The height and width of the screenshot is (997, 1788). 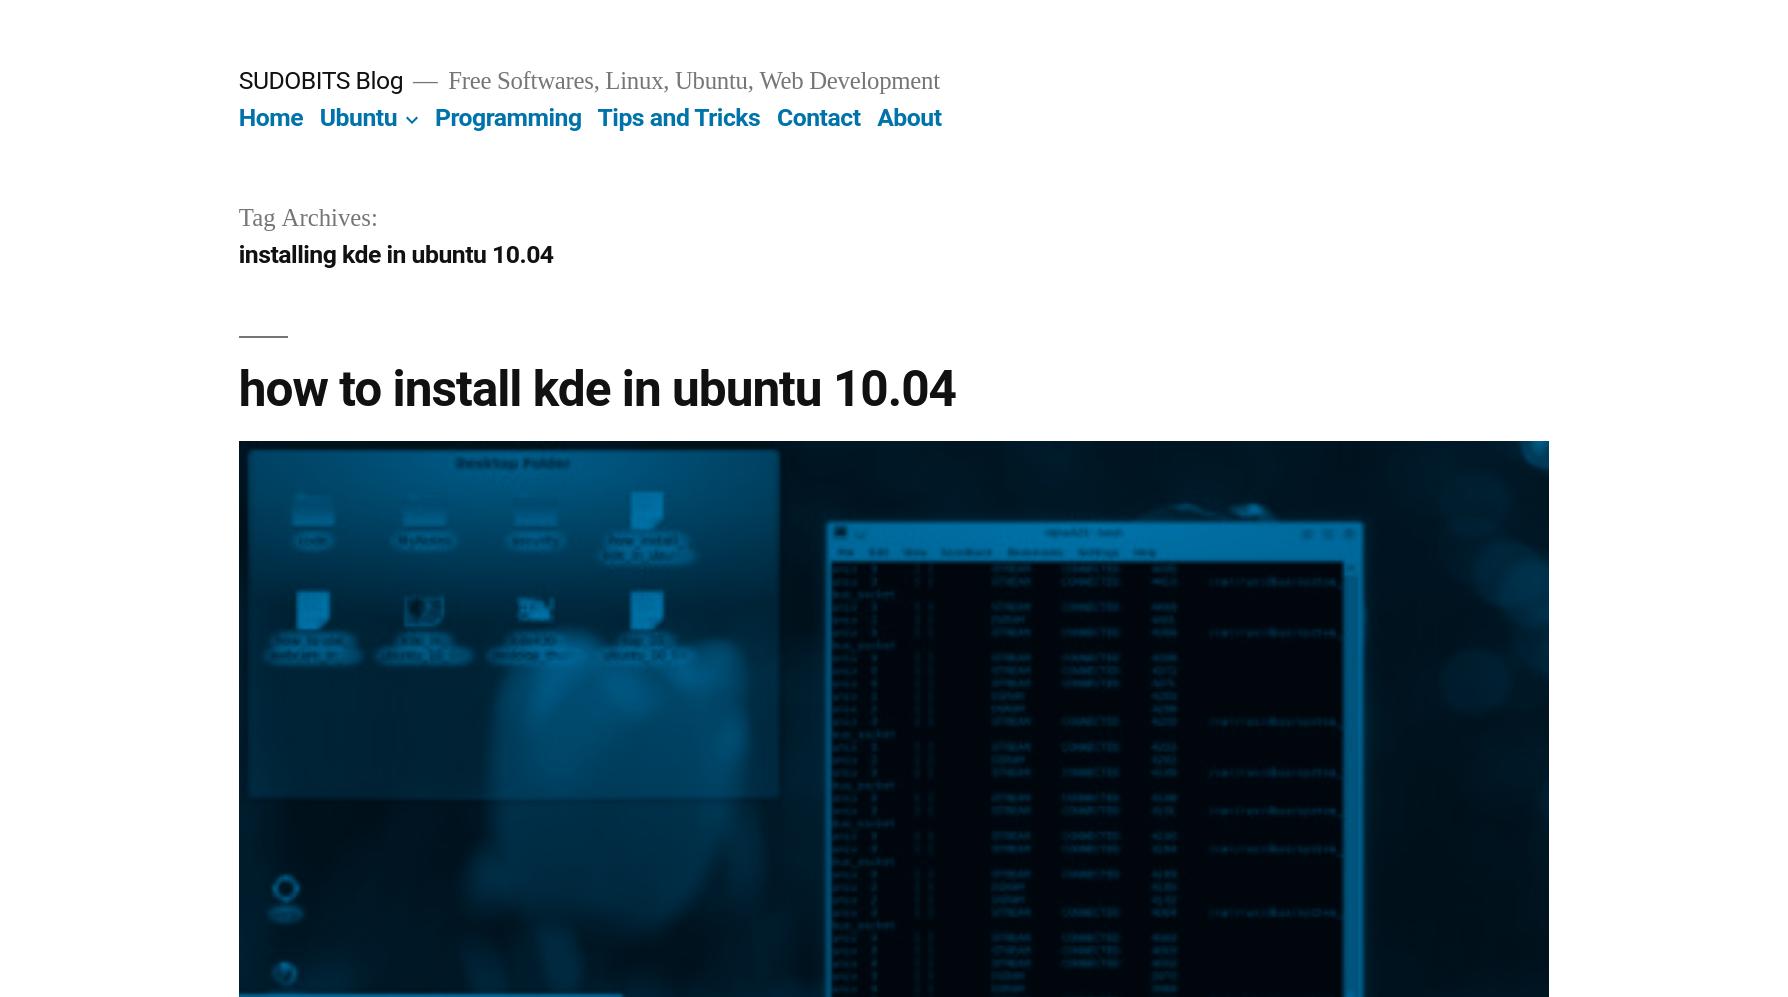 I want to click on 'Contact', so click(x=817, y=117).